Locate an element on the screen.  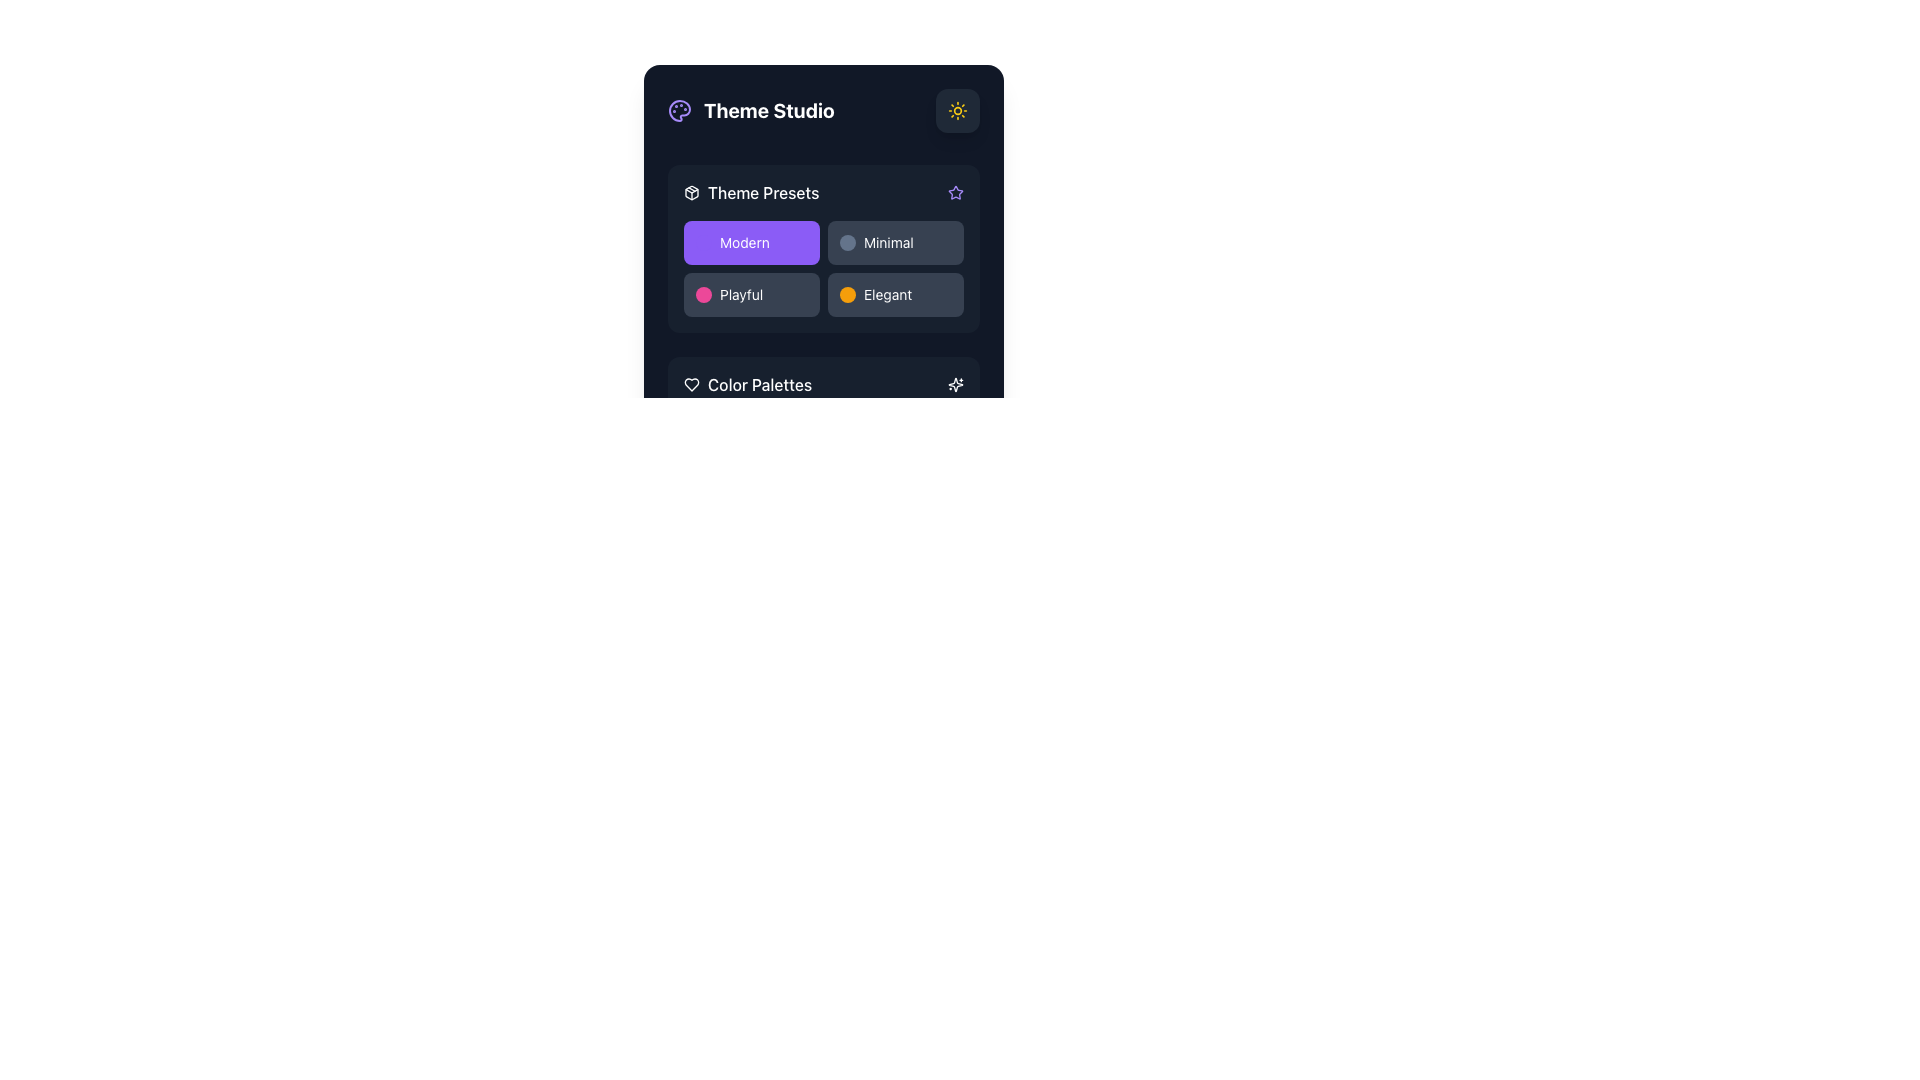
the state represented by the circular icon located to the left of the 'Modern' label in the 'Theme Presets' section of the 'Theme Studio' interface is located at coordinates (704, 242).